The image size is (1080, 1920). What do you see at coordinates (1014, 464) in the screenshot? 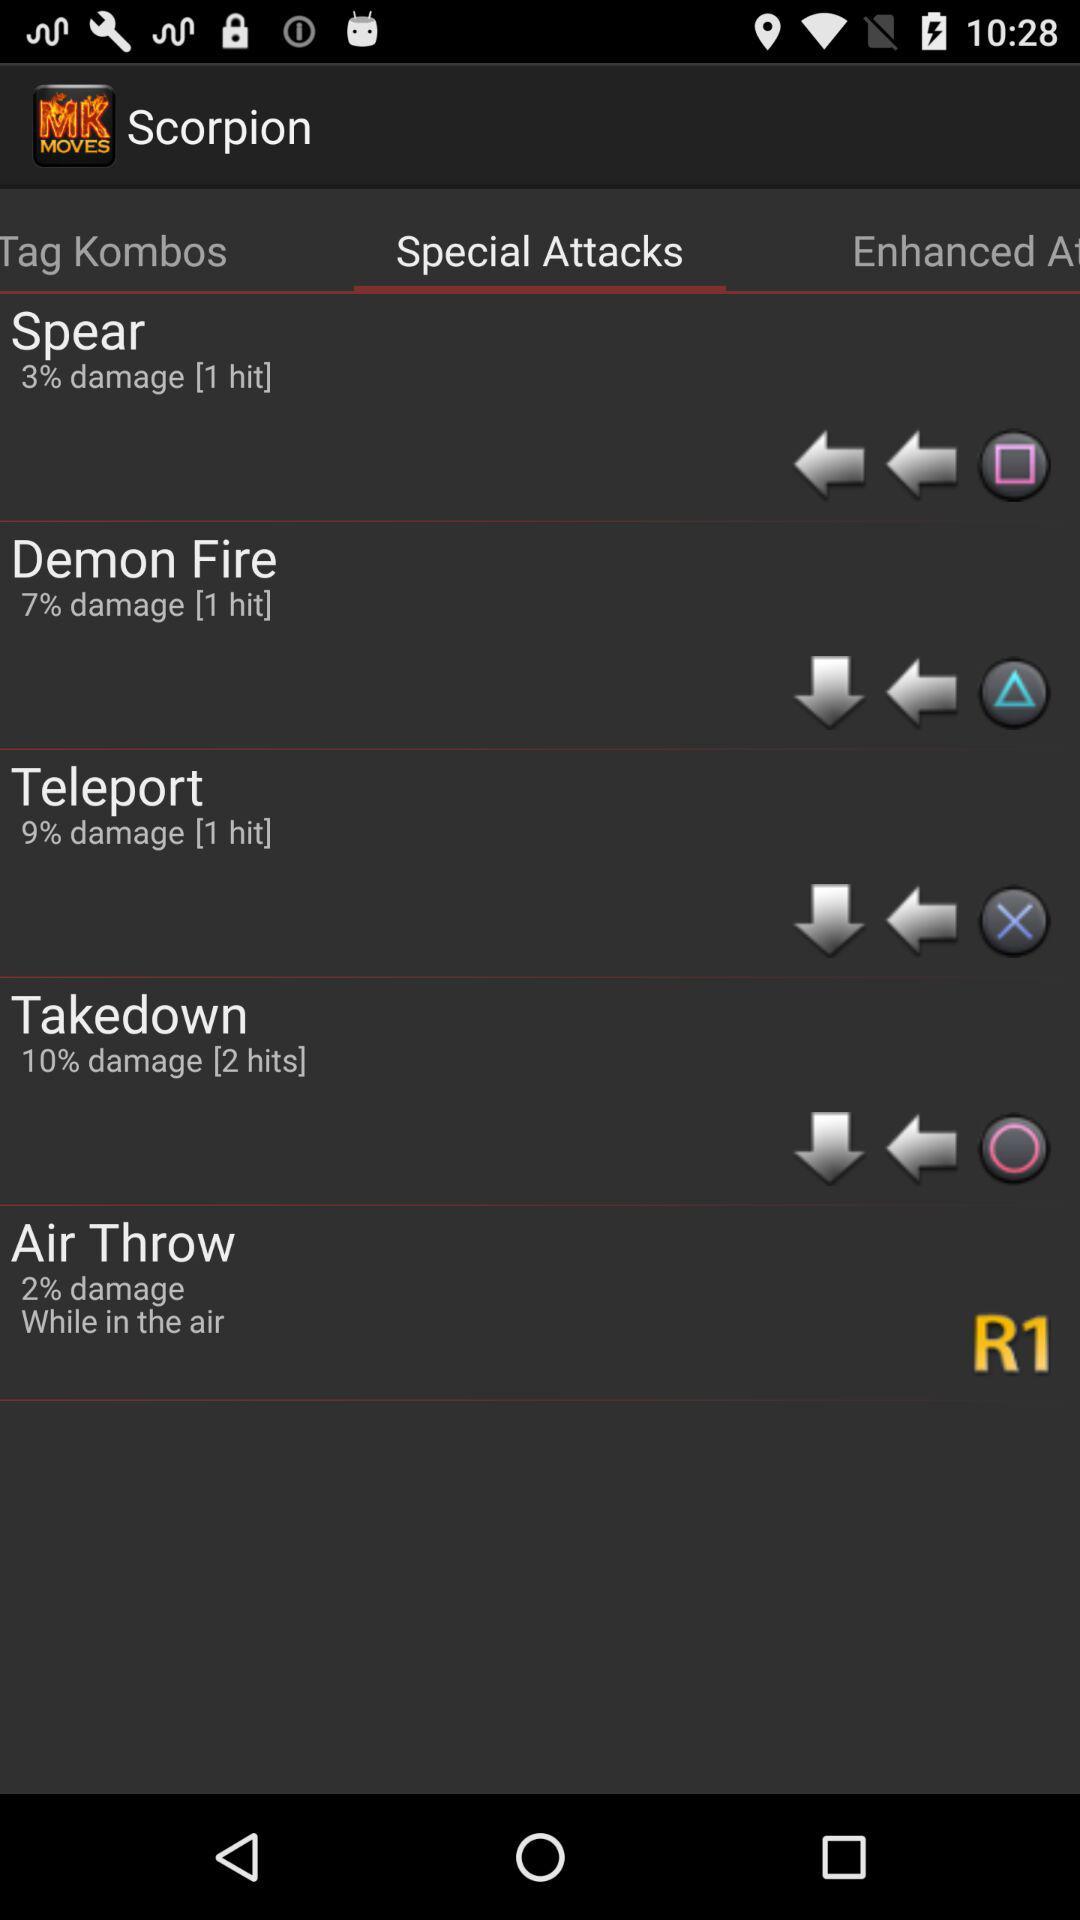
I see `icon below enhanced attacks app` at bounding box center [1014, 464].